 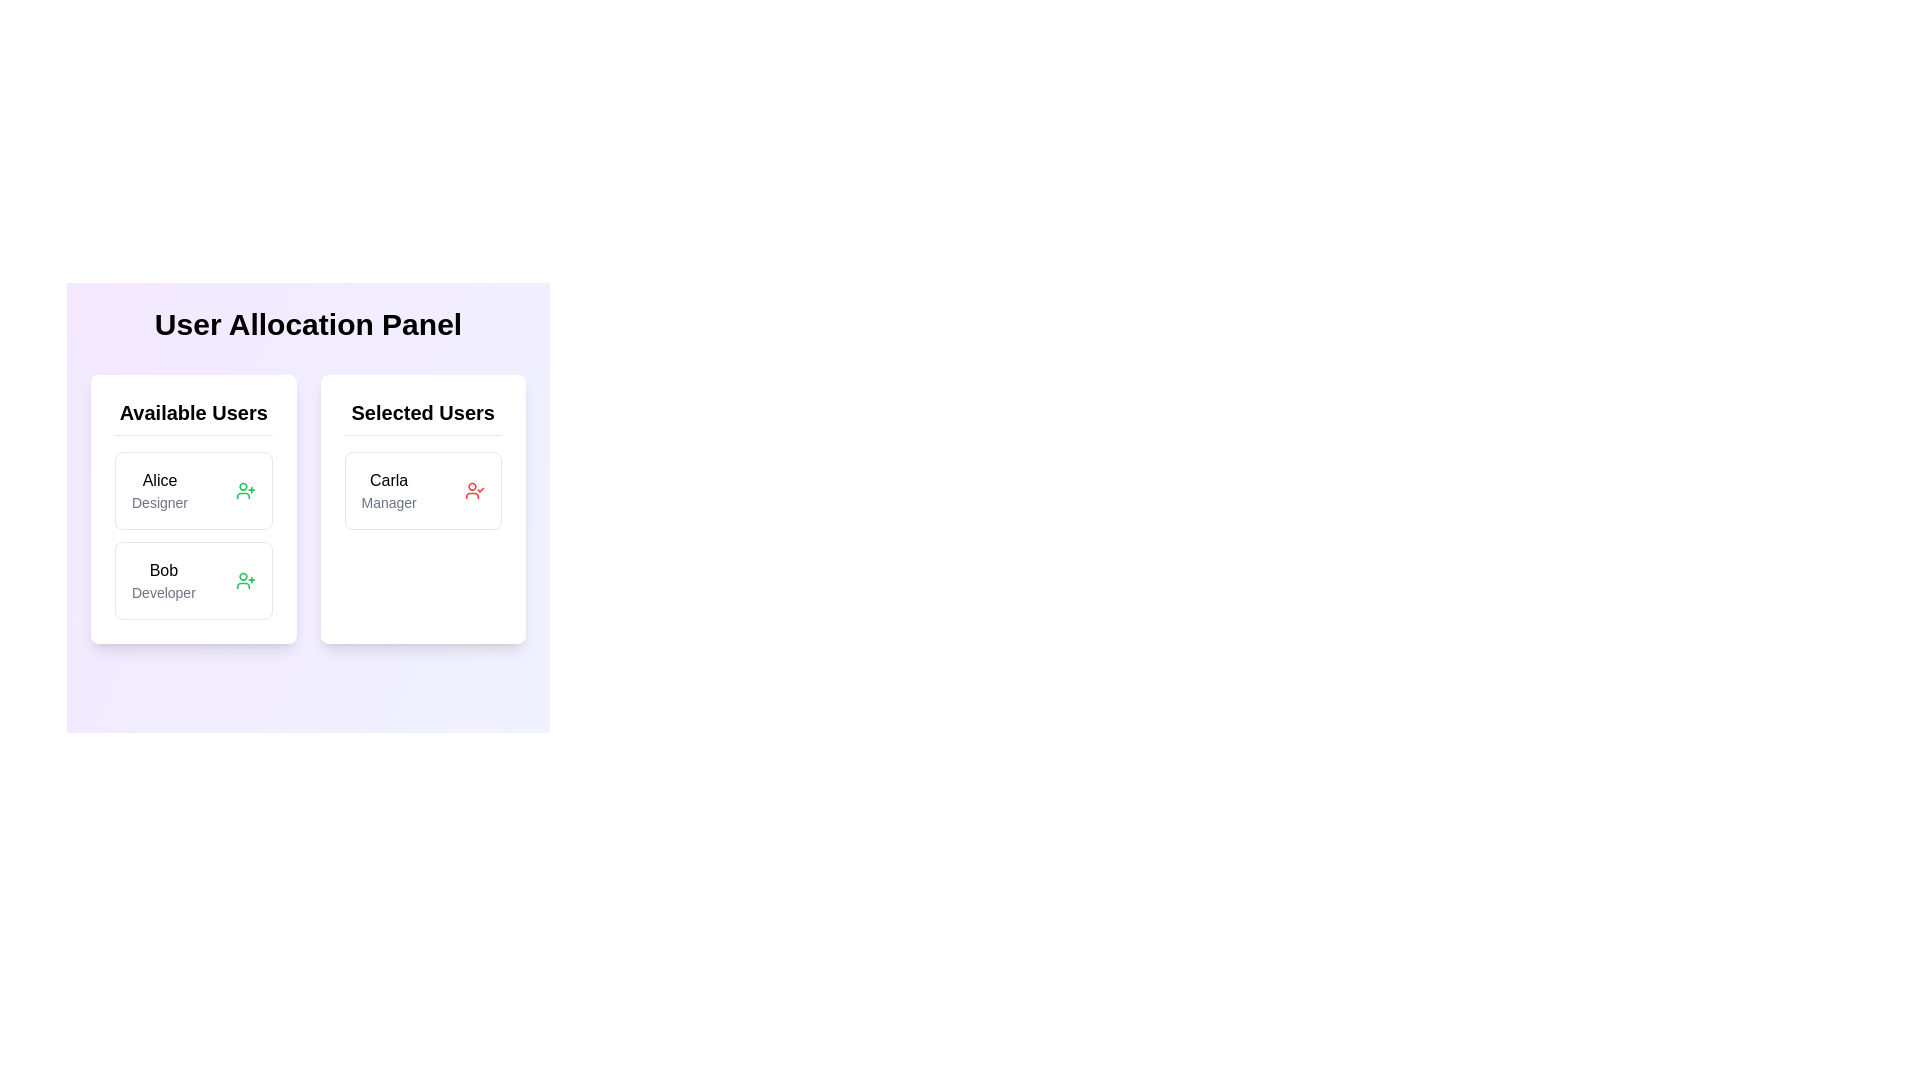 I want to click on the text label displaying the name 'Bob' located in the second user card under the 'Available Users' column, so click(x=163, y=570).